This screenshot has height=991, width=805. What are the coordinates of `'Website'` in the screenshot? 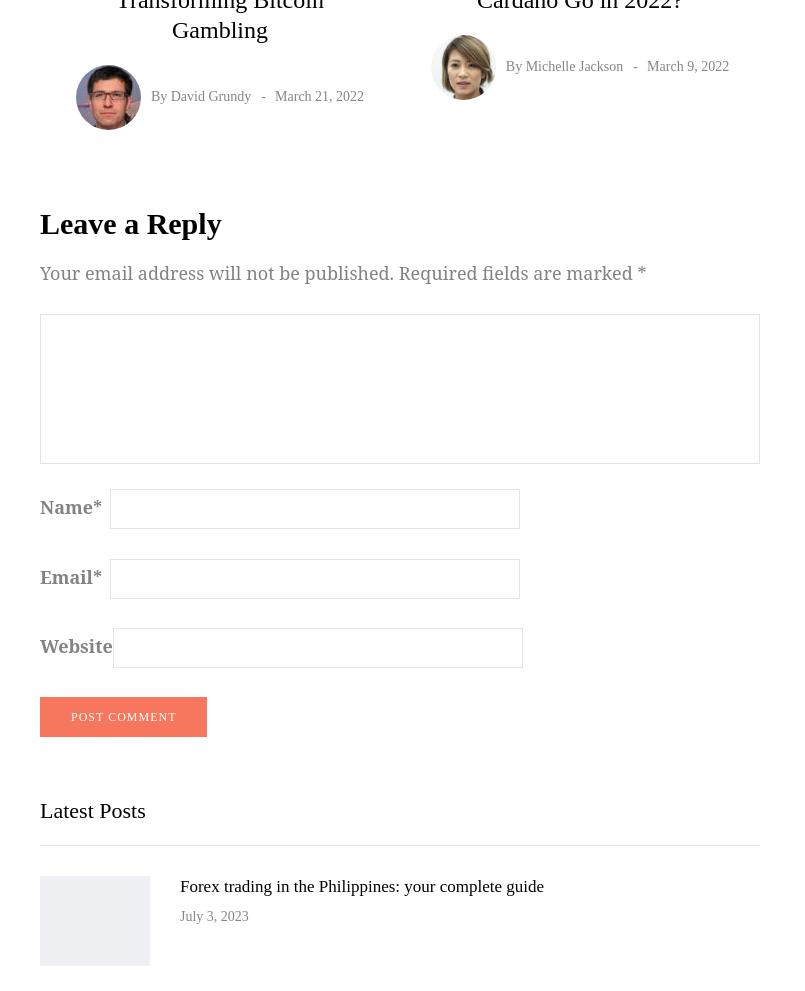 It's located at (40, 644).